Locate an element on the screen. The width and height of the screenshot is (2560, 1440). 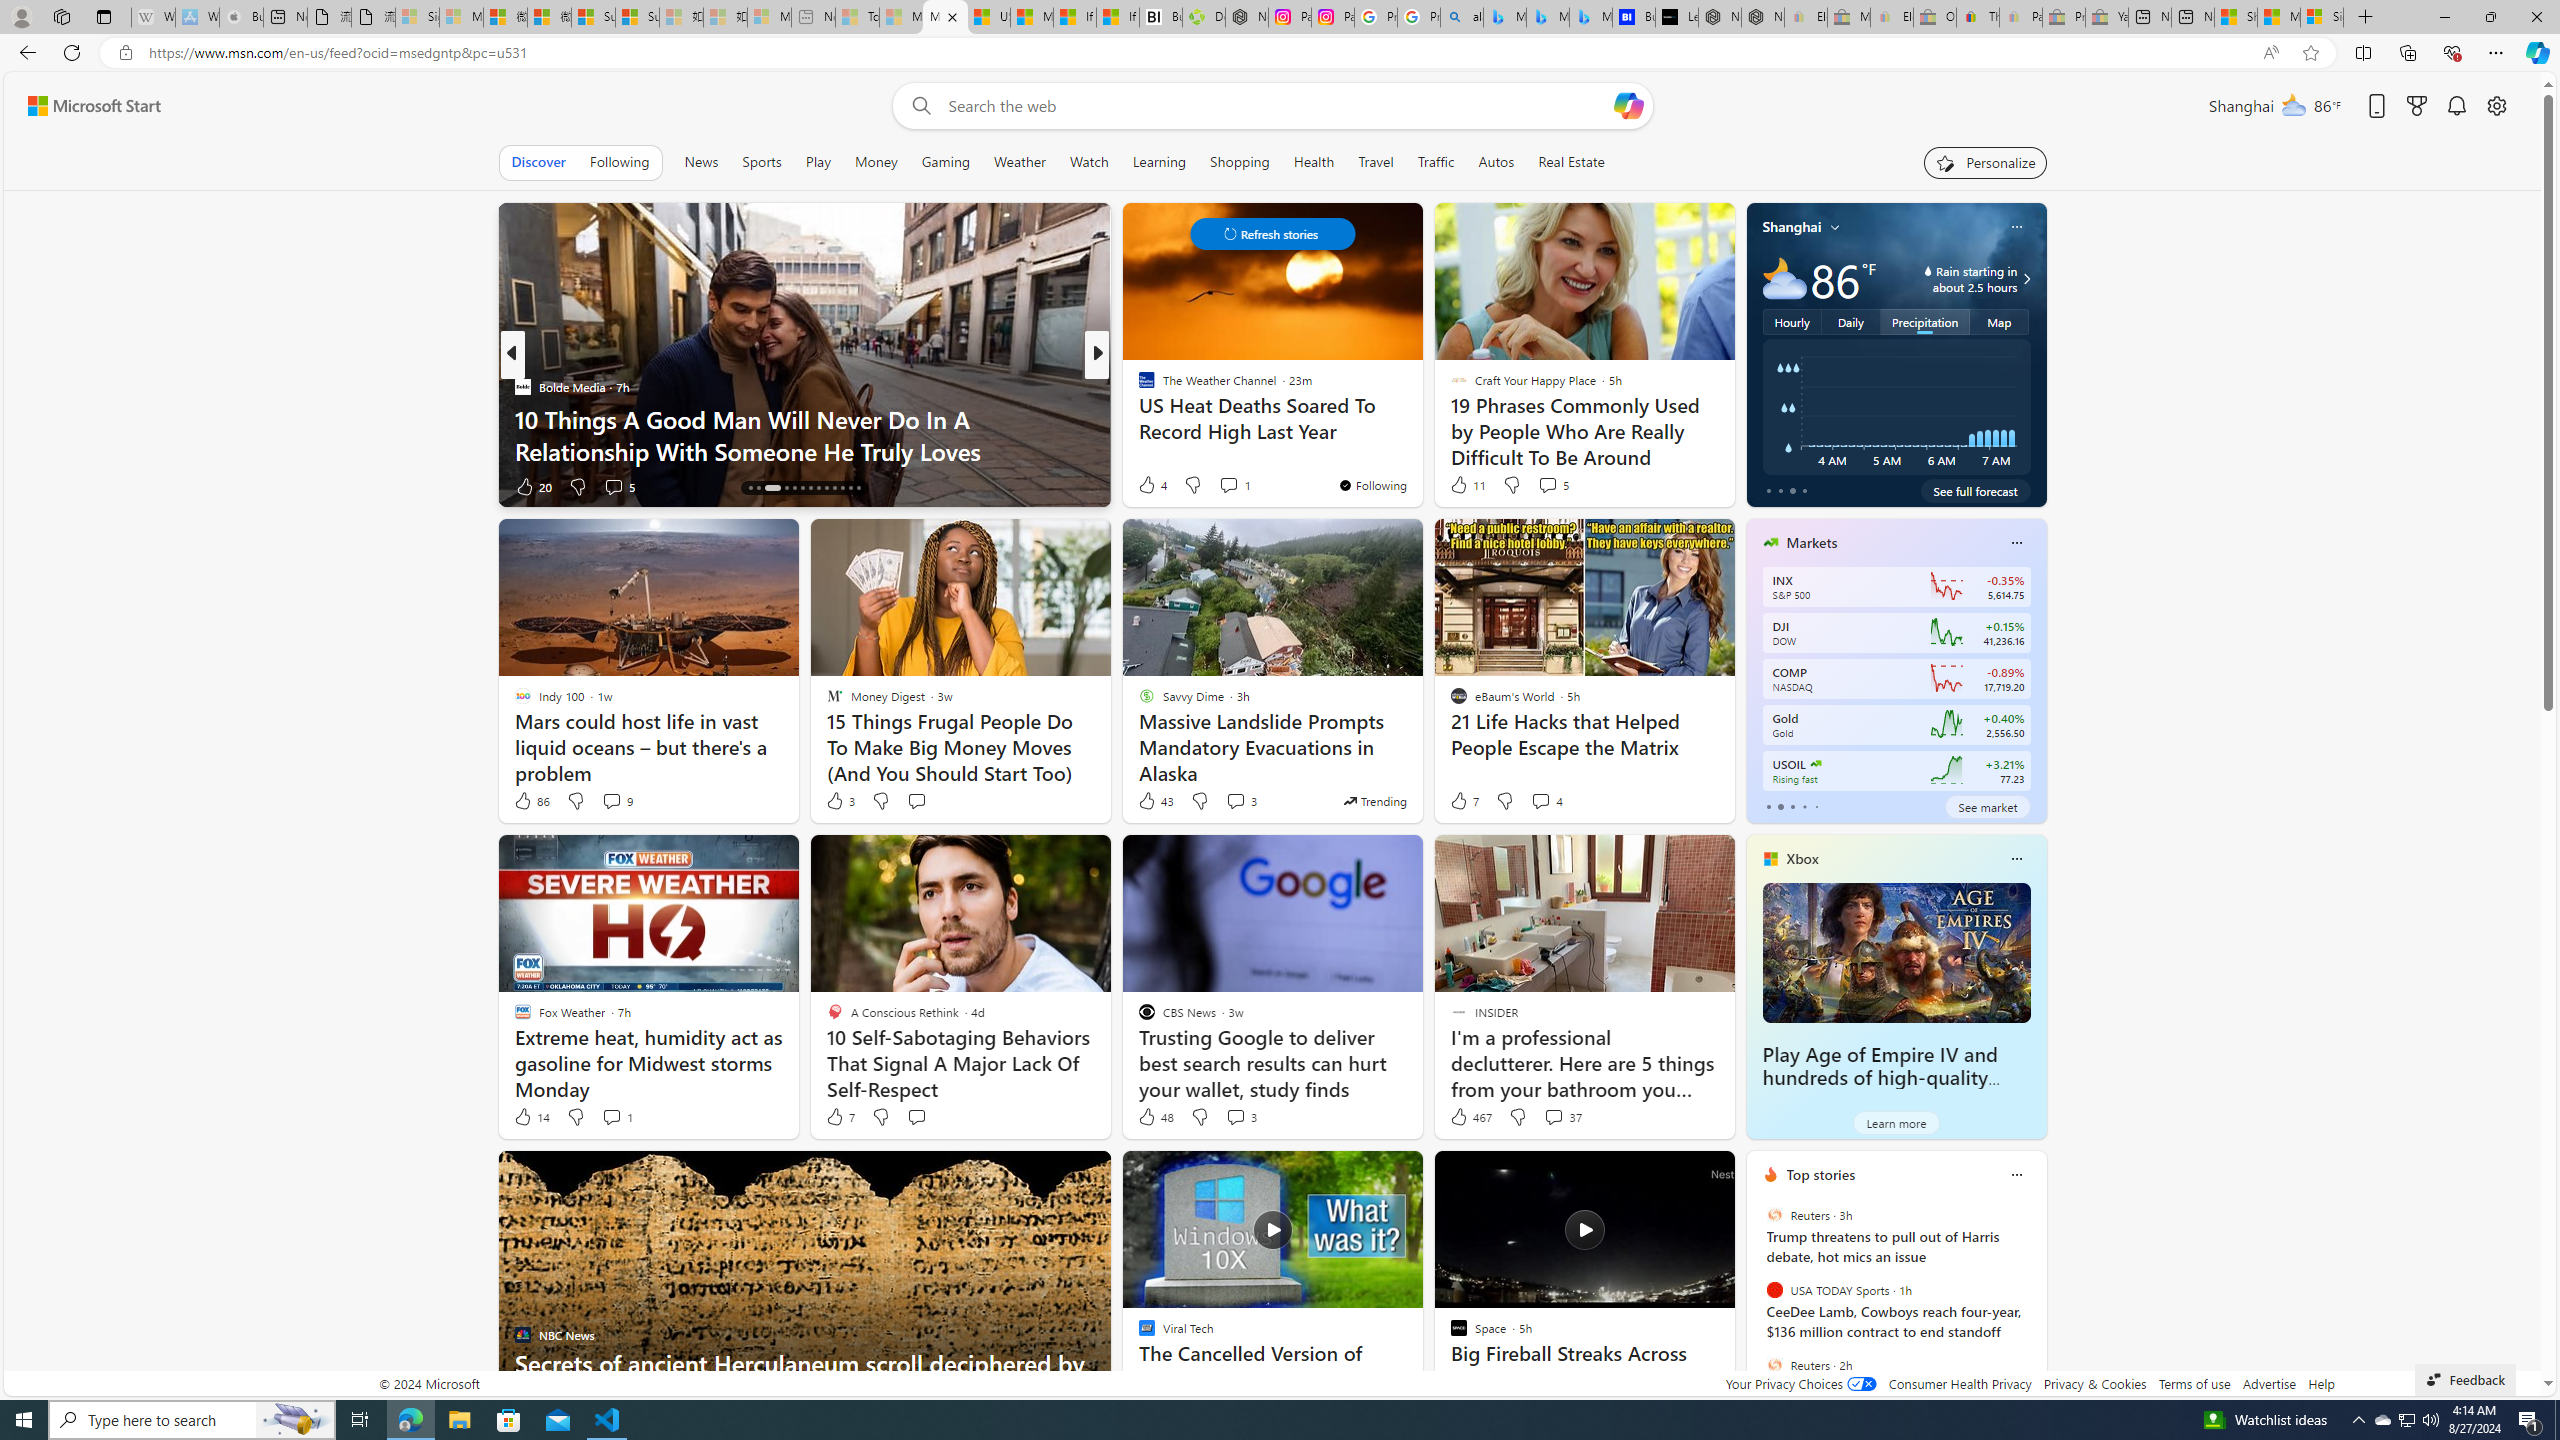
'ChaChingQueen' is located at coordinates (1137, 386).